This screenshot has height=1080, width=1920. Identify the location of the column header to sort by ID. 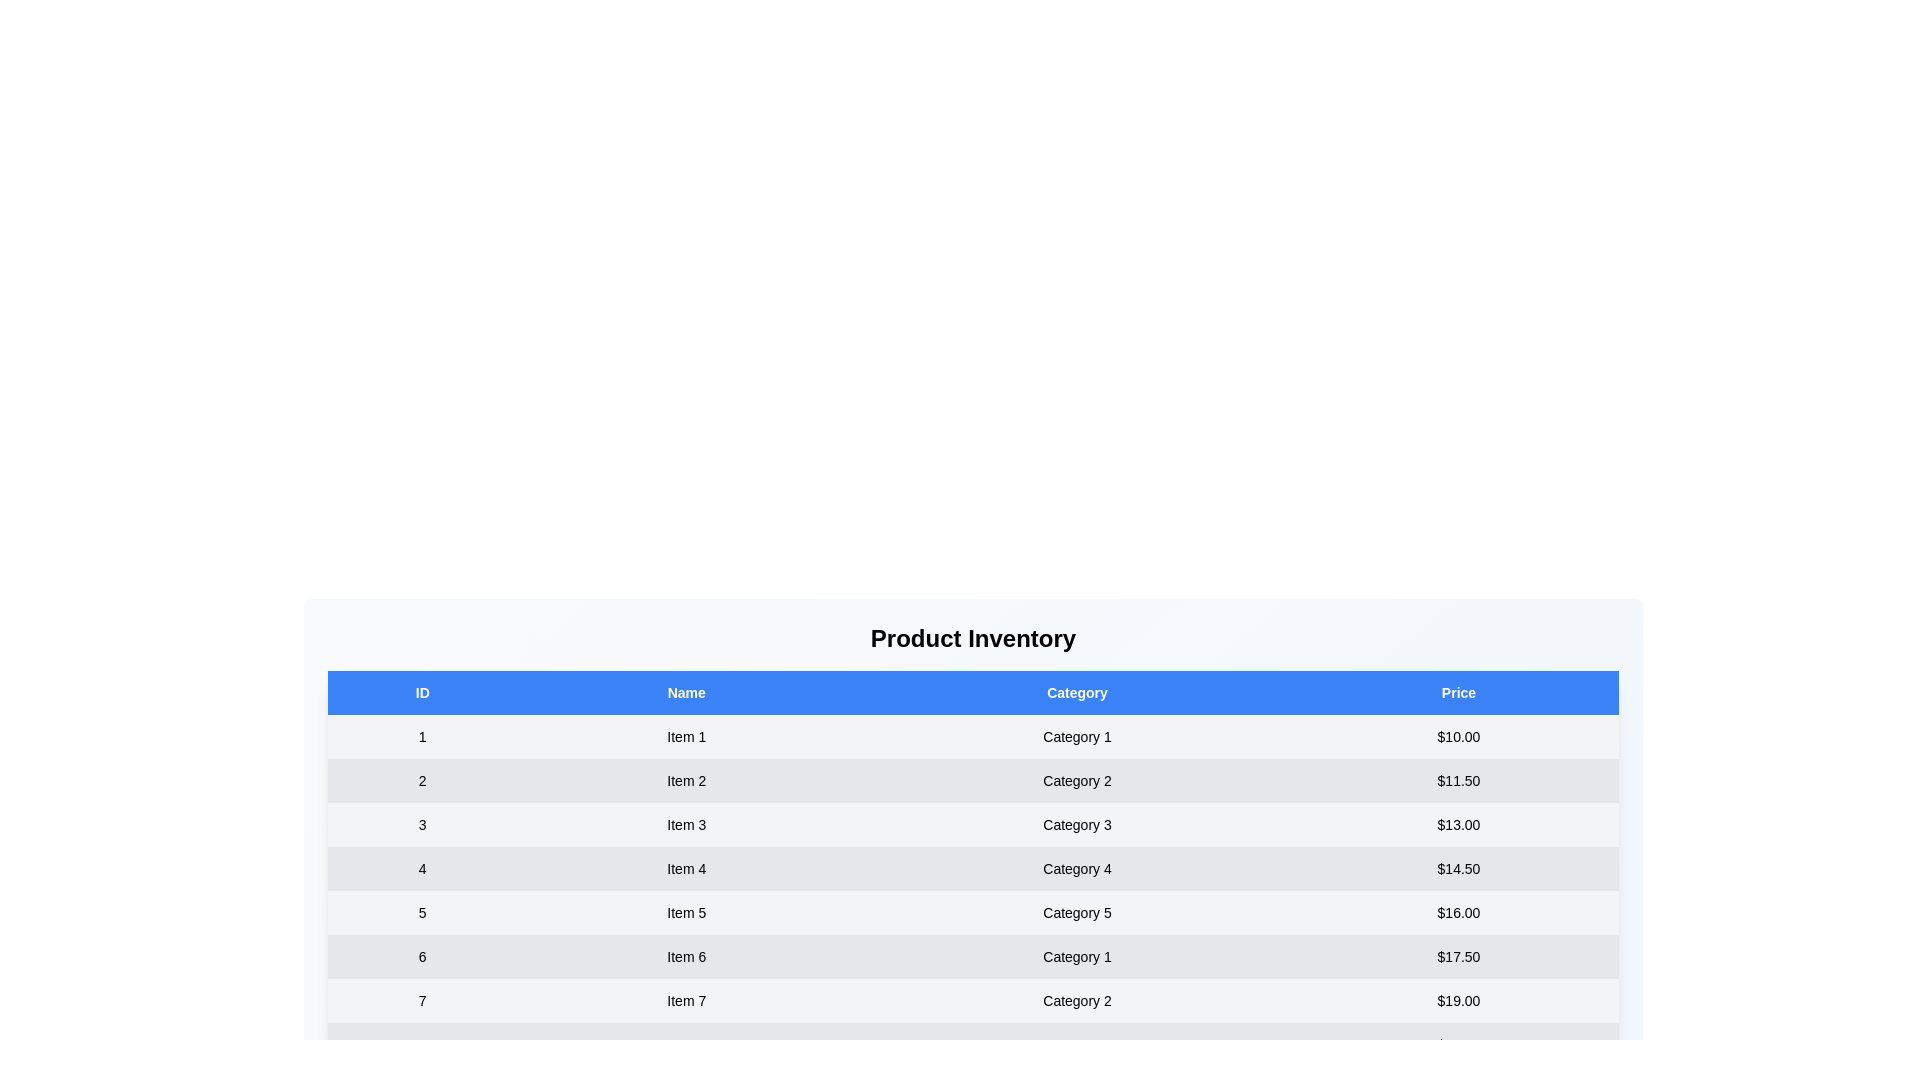
(421, 692).